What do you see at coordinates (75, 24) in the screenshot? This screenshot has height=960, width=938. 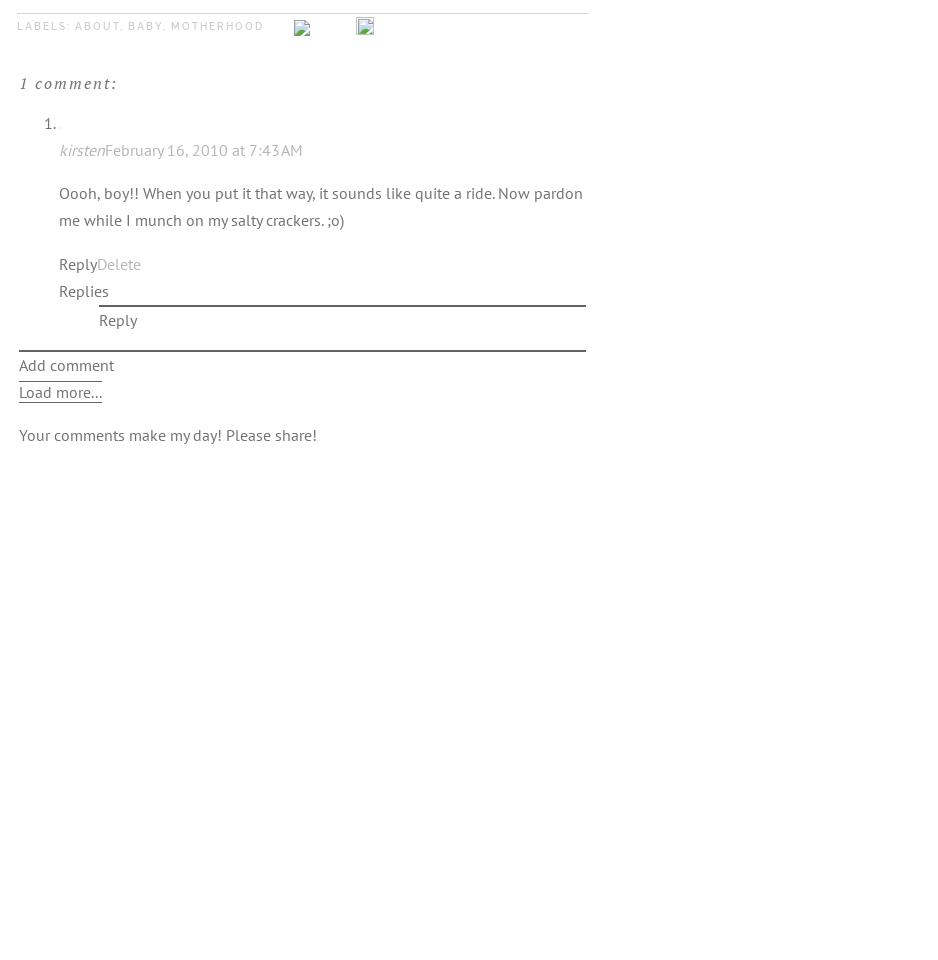 I see `'about'` at bounding box center [75, 24].